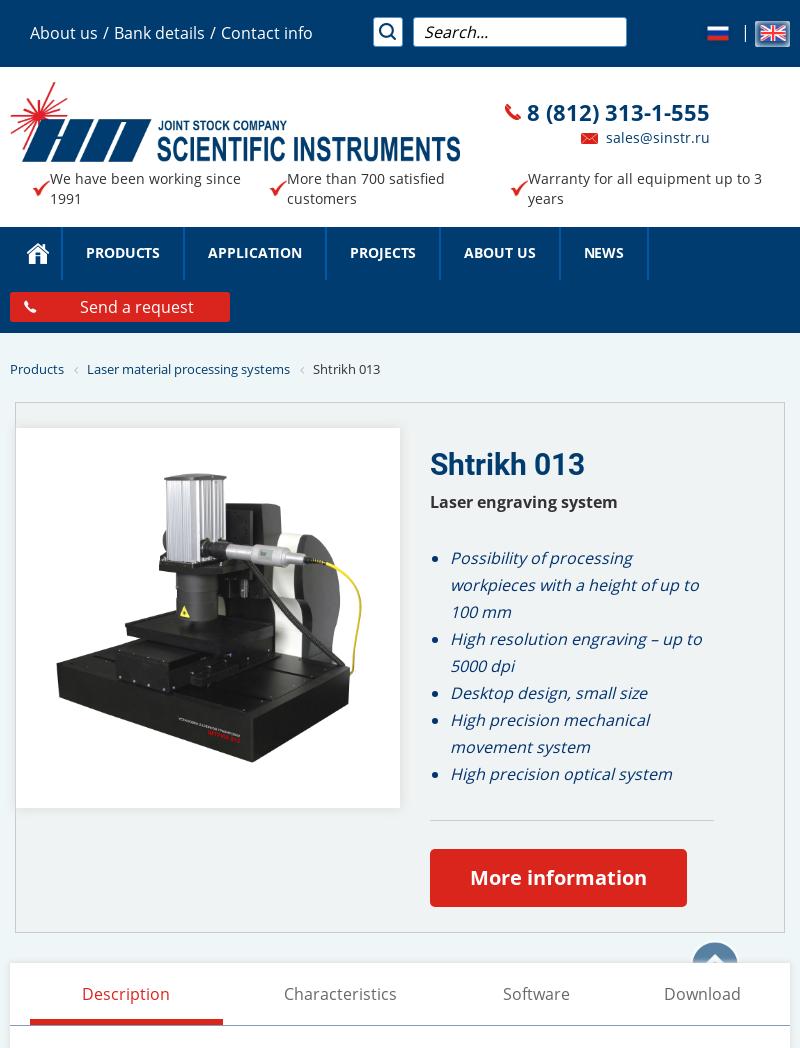 Image resolution: width=800 pixels, height=1048 pixels. I want to click on 'High resolution engraving – up to 5000 dpi', so click(575, 651).